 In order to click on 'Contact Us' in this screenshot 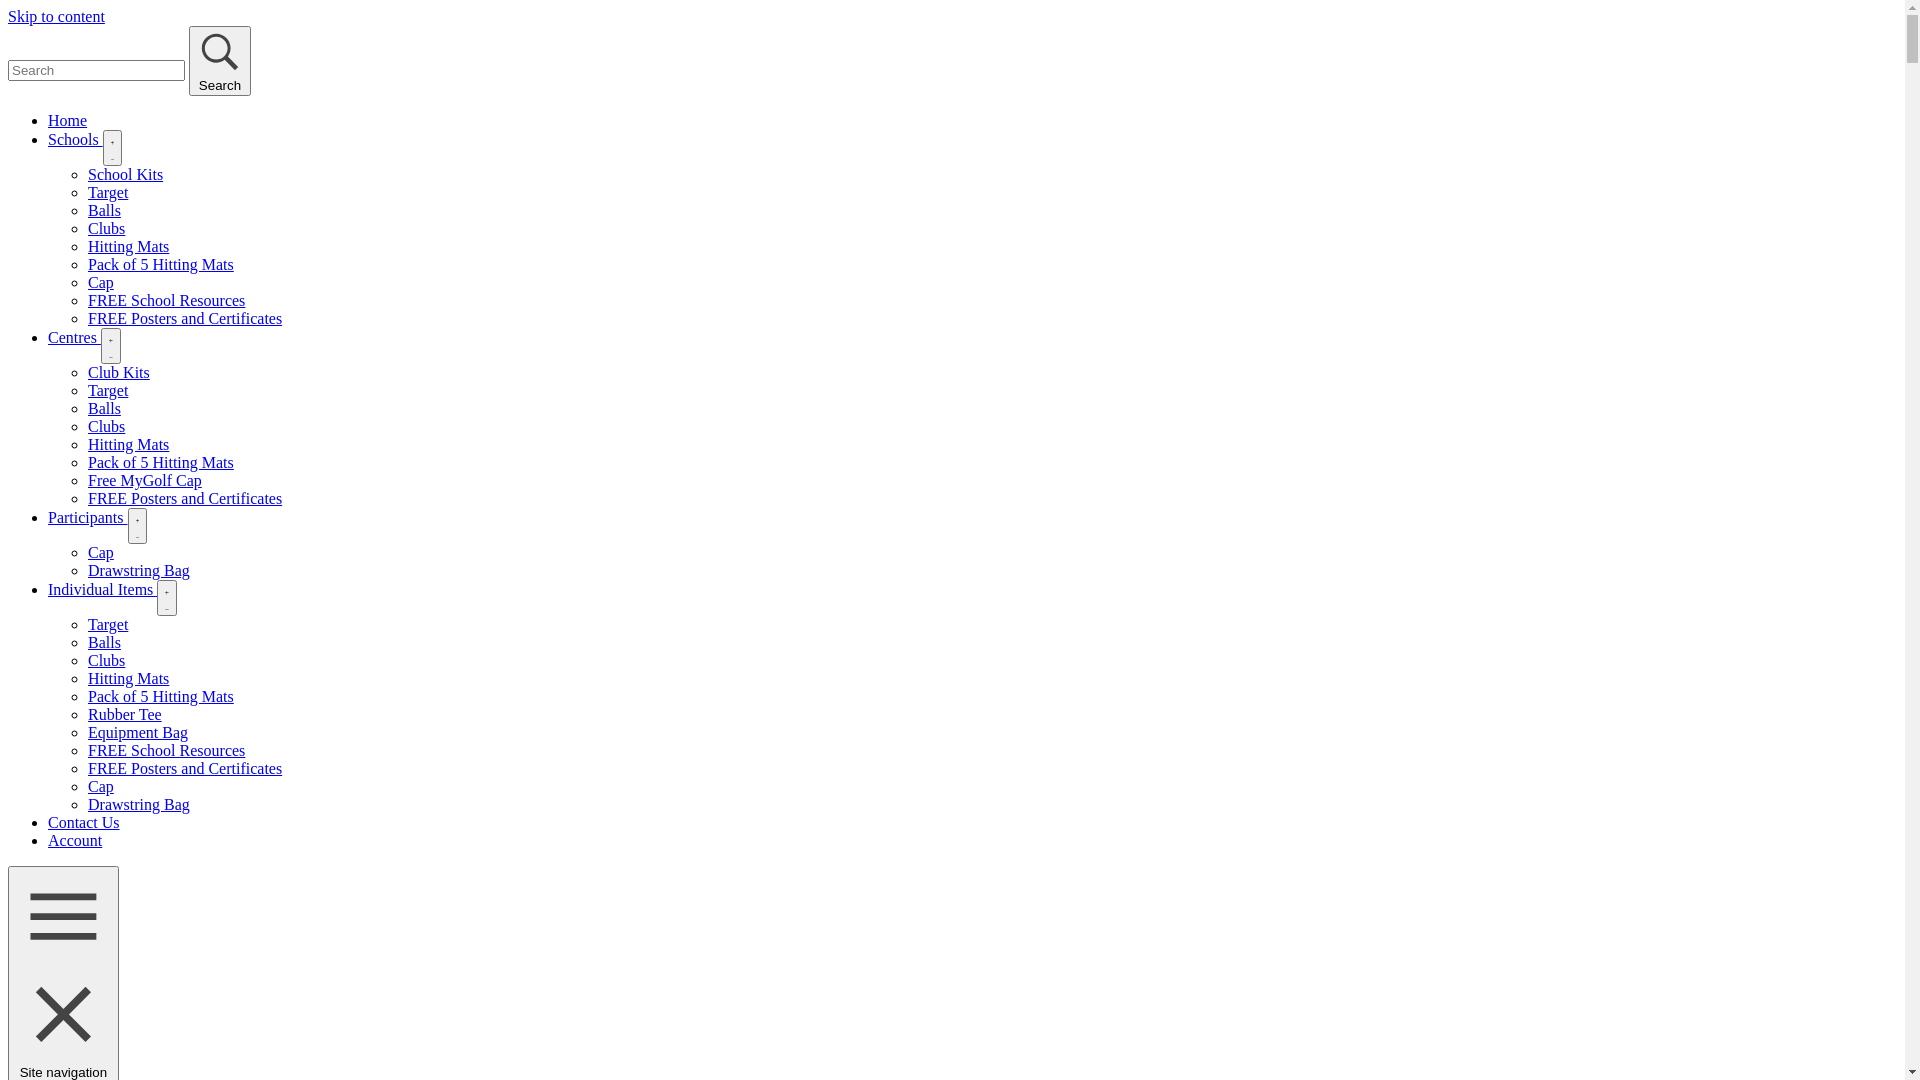, I will do `click(82, 822)`.